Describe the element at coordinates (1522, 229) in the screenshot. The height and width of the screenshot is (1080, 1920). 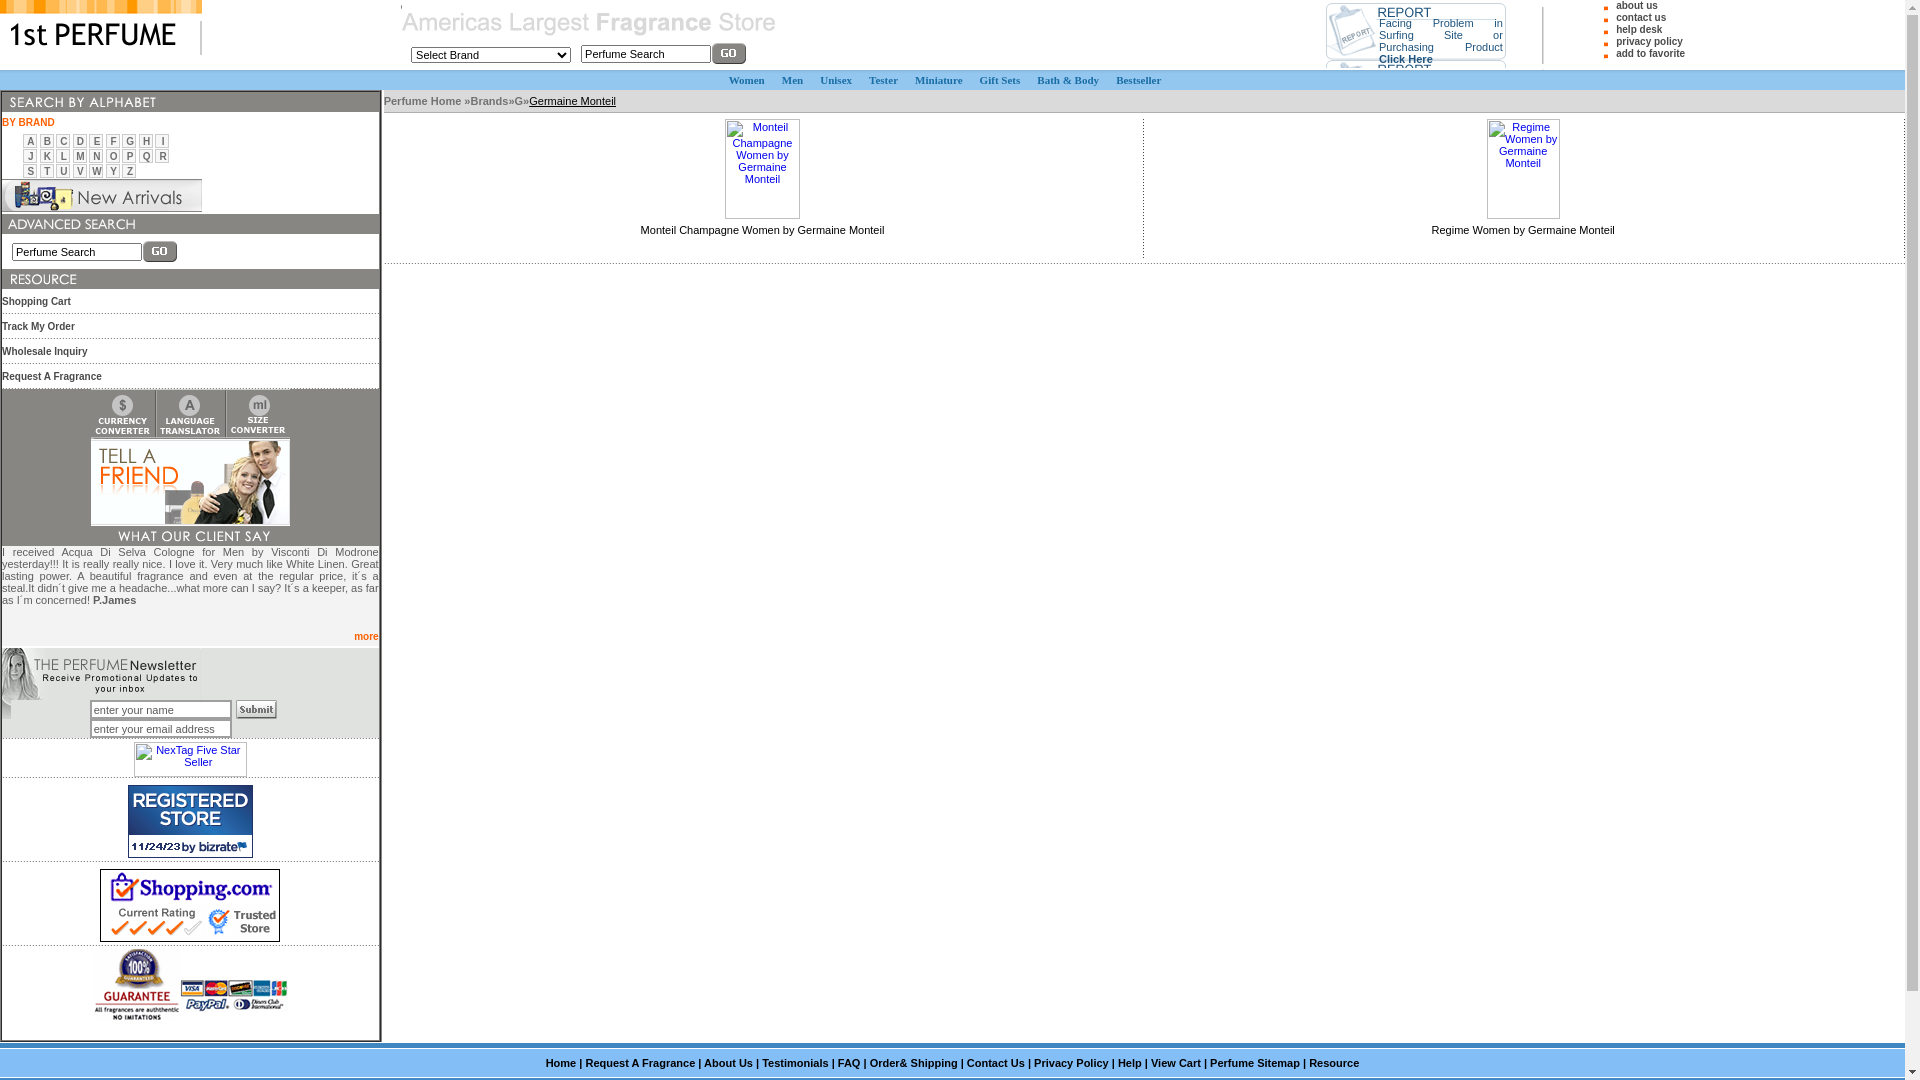
I see `'Regime Women by Germaine Monteil'` at that location.